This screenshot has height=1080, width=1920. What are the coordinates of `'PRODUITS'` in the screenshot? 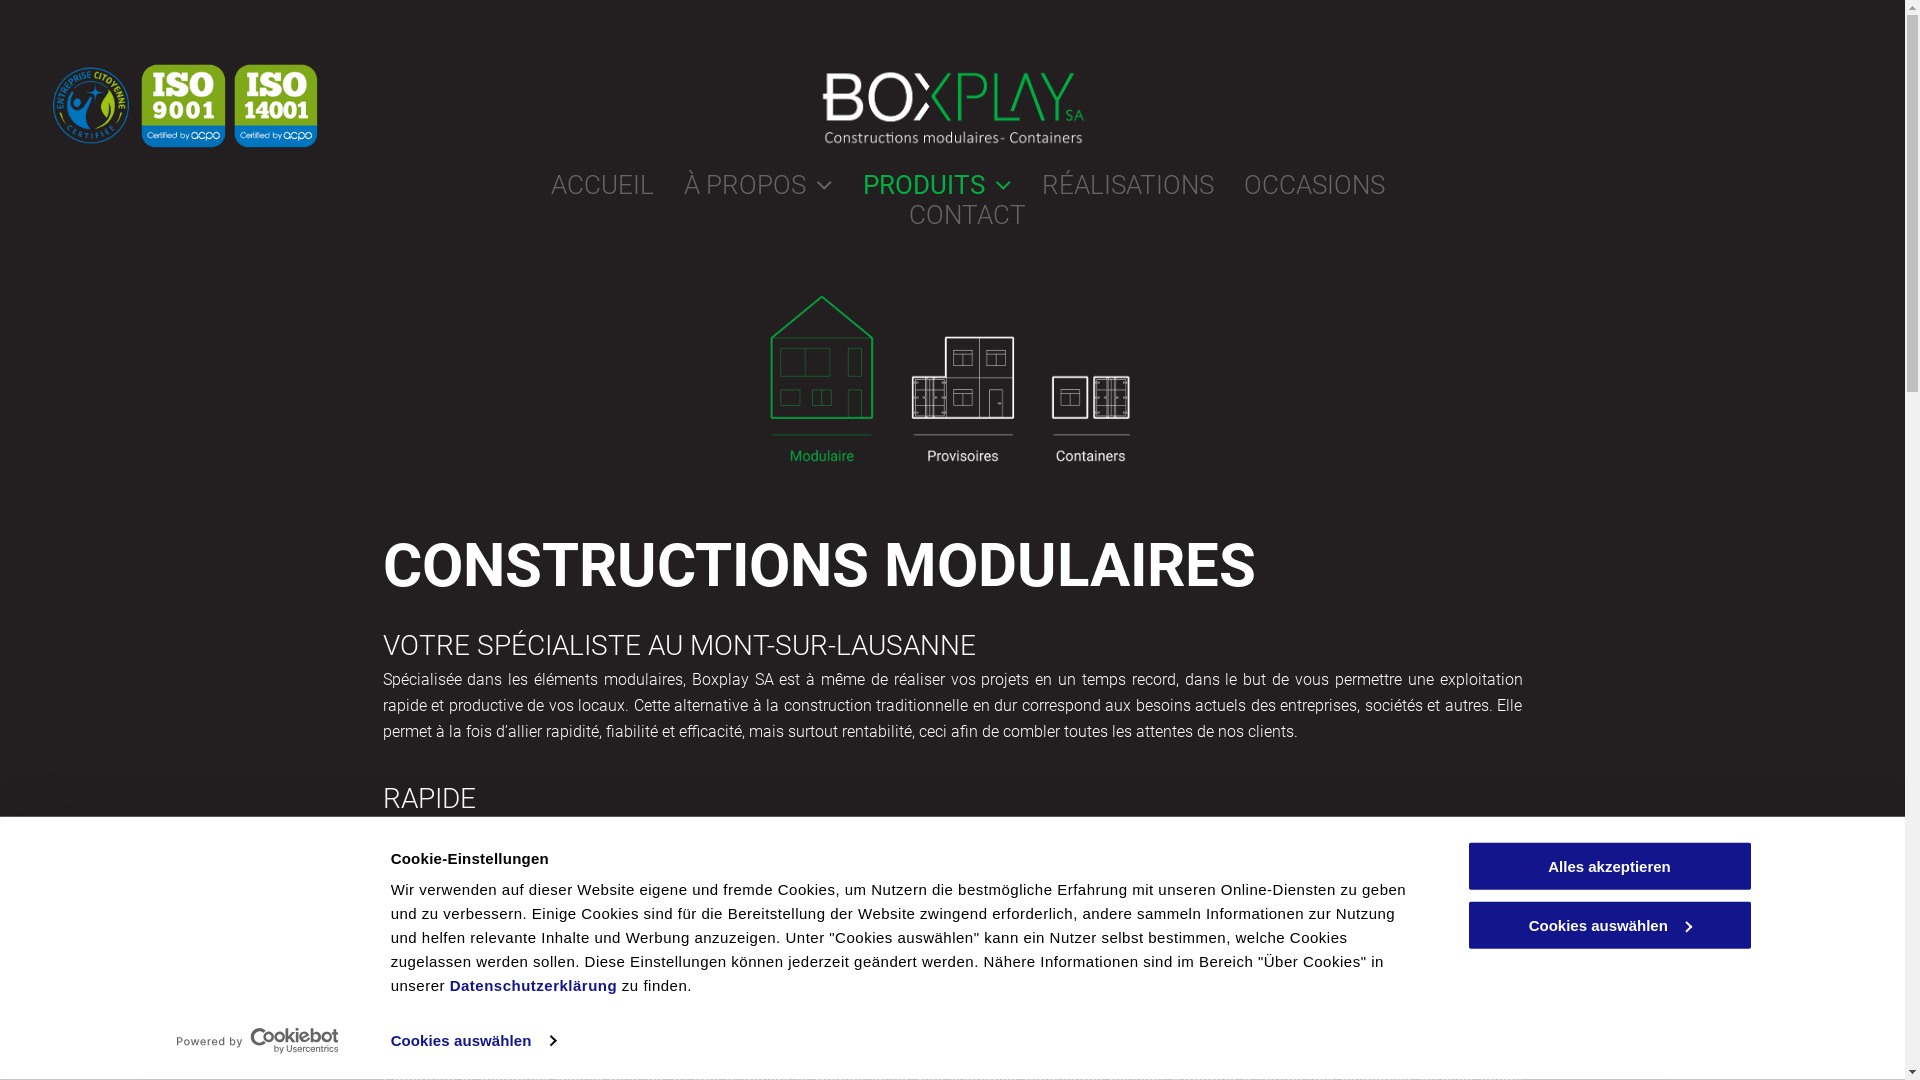 It's located at (831, 185).